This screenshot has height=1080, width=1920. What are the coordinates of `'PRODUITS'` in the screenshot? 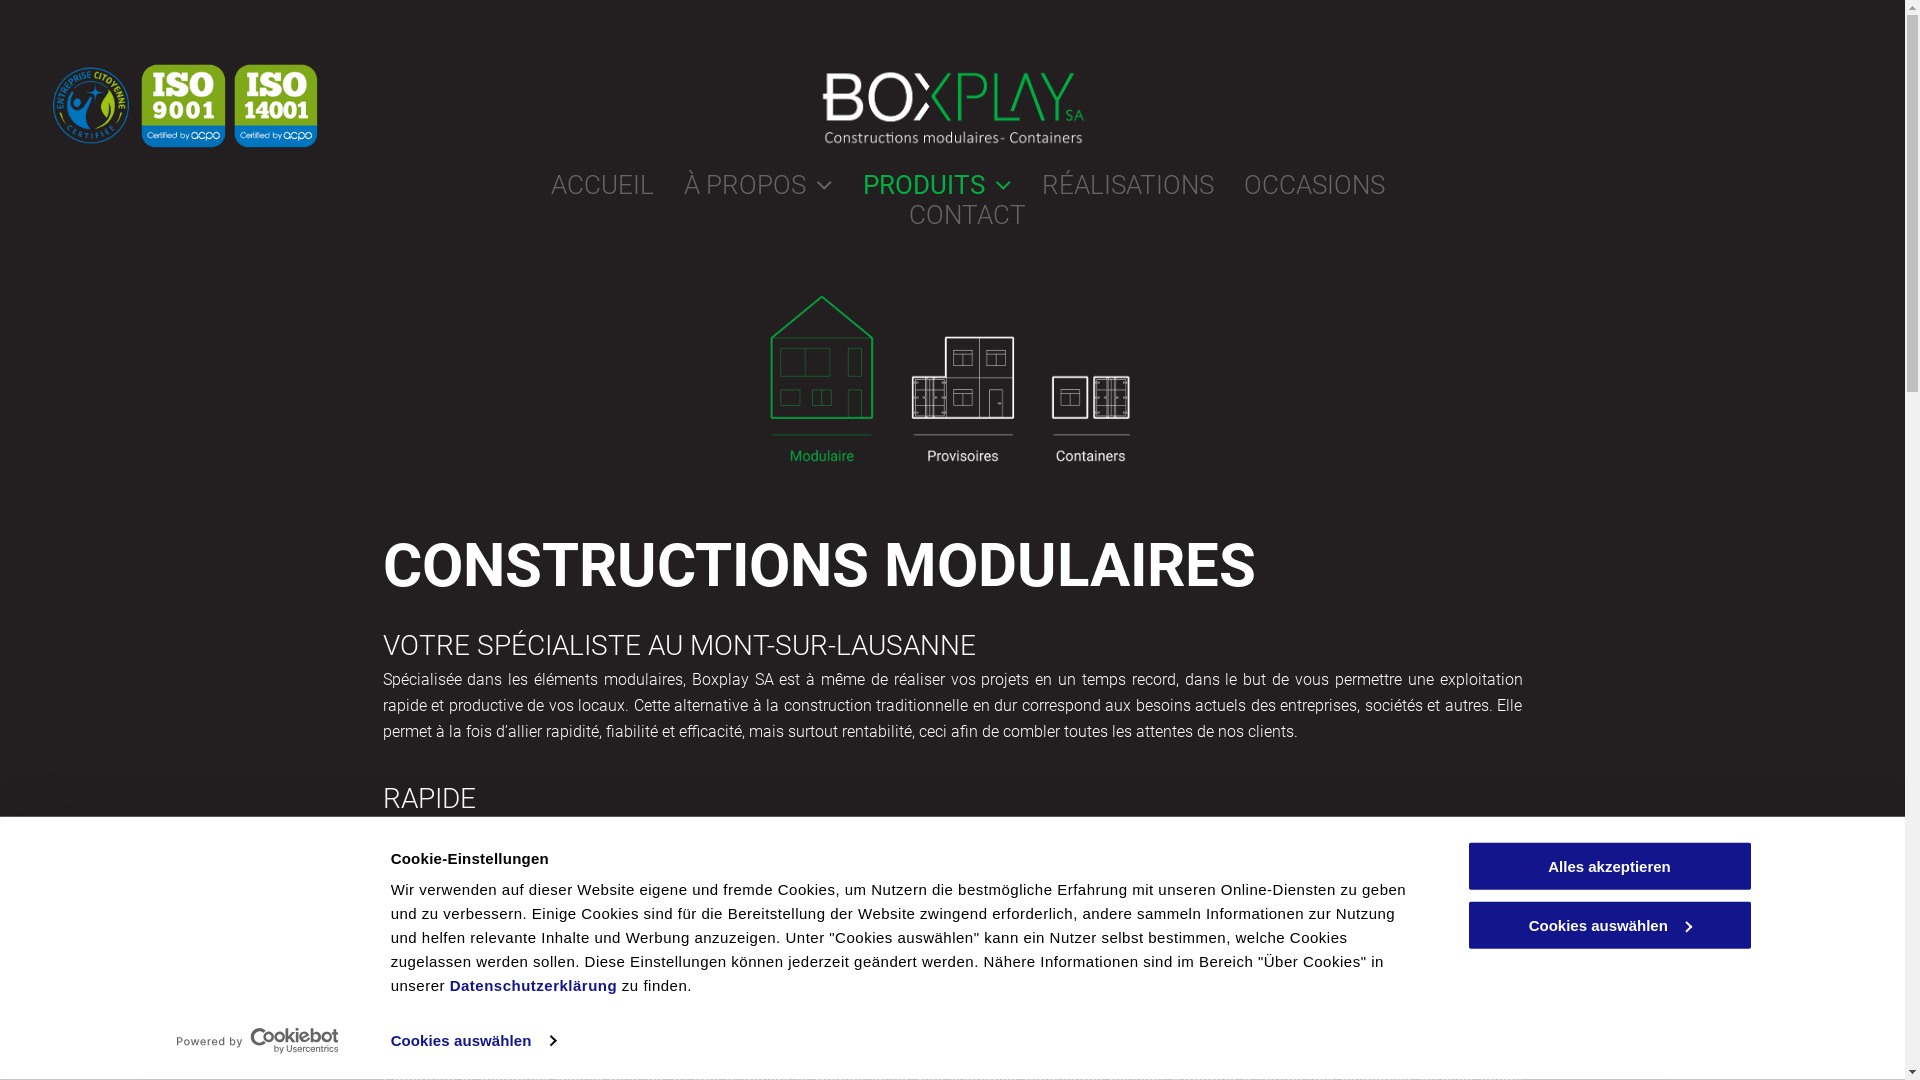 It's located at (831, 185).